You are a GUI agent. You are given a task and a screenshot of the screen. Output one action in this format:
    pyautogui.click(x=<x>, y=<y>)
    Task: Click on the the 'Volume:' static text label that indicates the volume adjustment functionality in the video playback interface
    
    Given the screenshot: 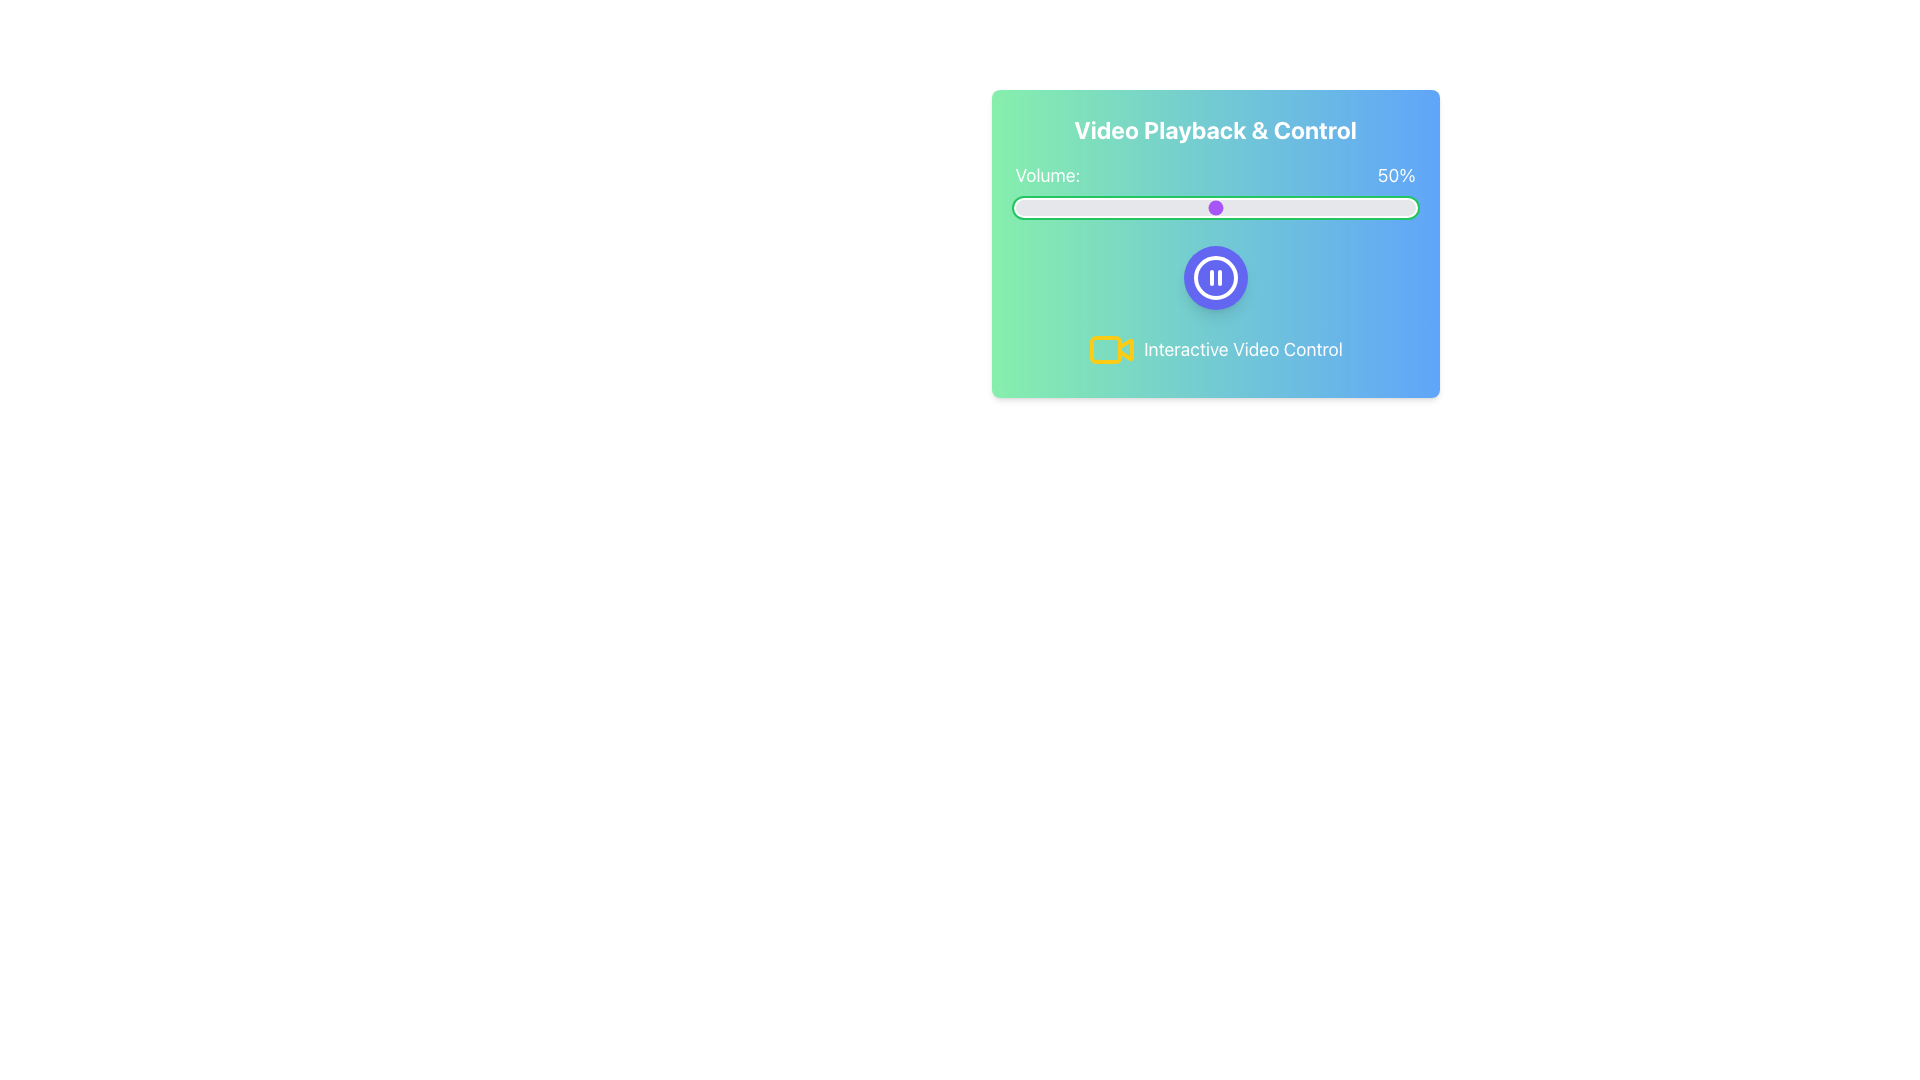 What is the action you would take?
    pyautogui.click(x=1046, y=175)
    